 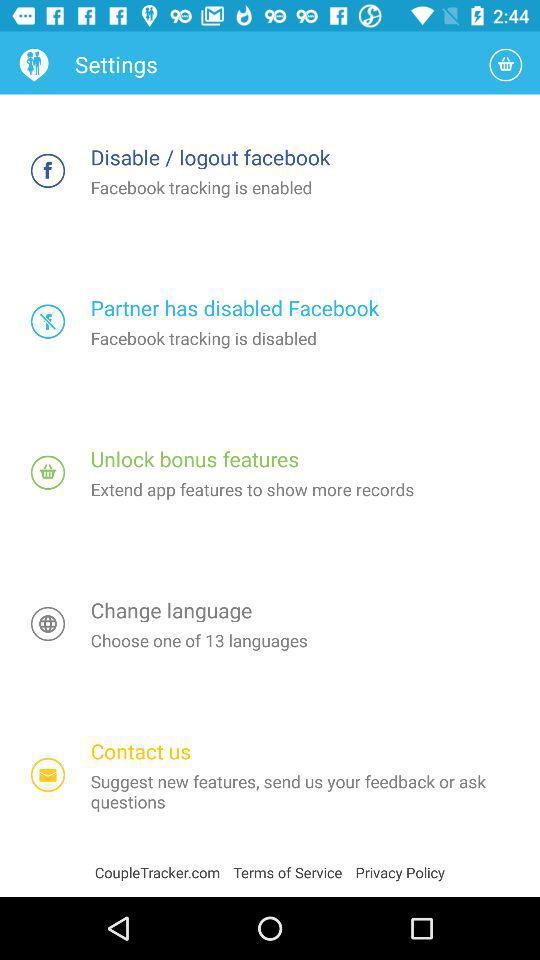 What do you see at coordinates (48, 774) in the screenshot?
I see `the email icon` at bounding box center [48, 774].